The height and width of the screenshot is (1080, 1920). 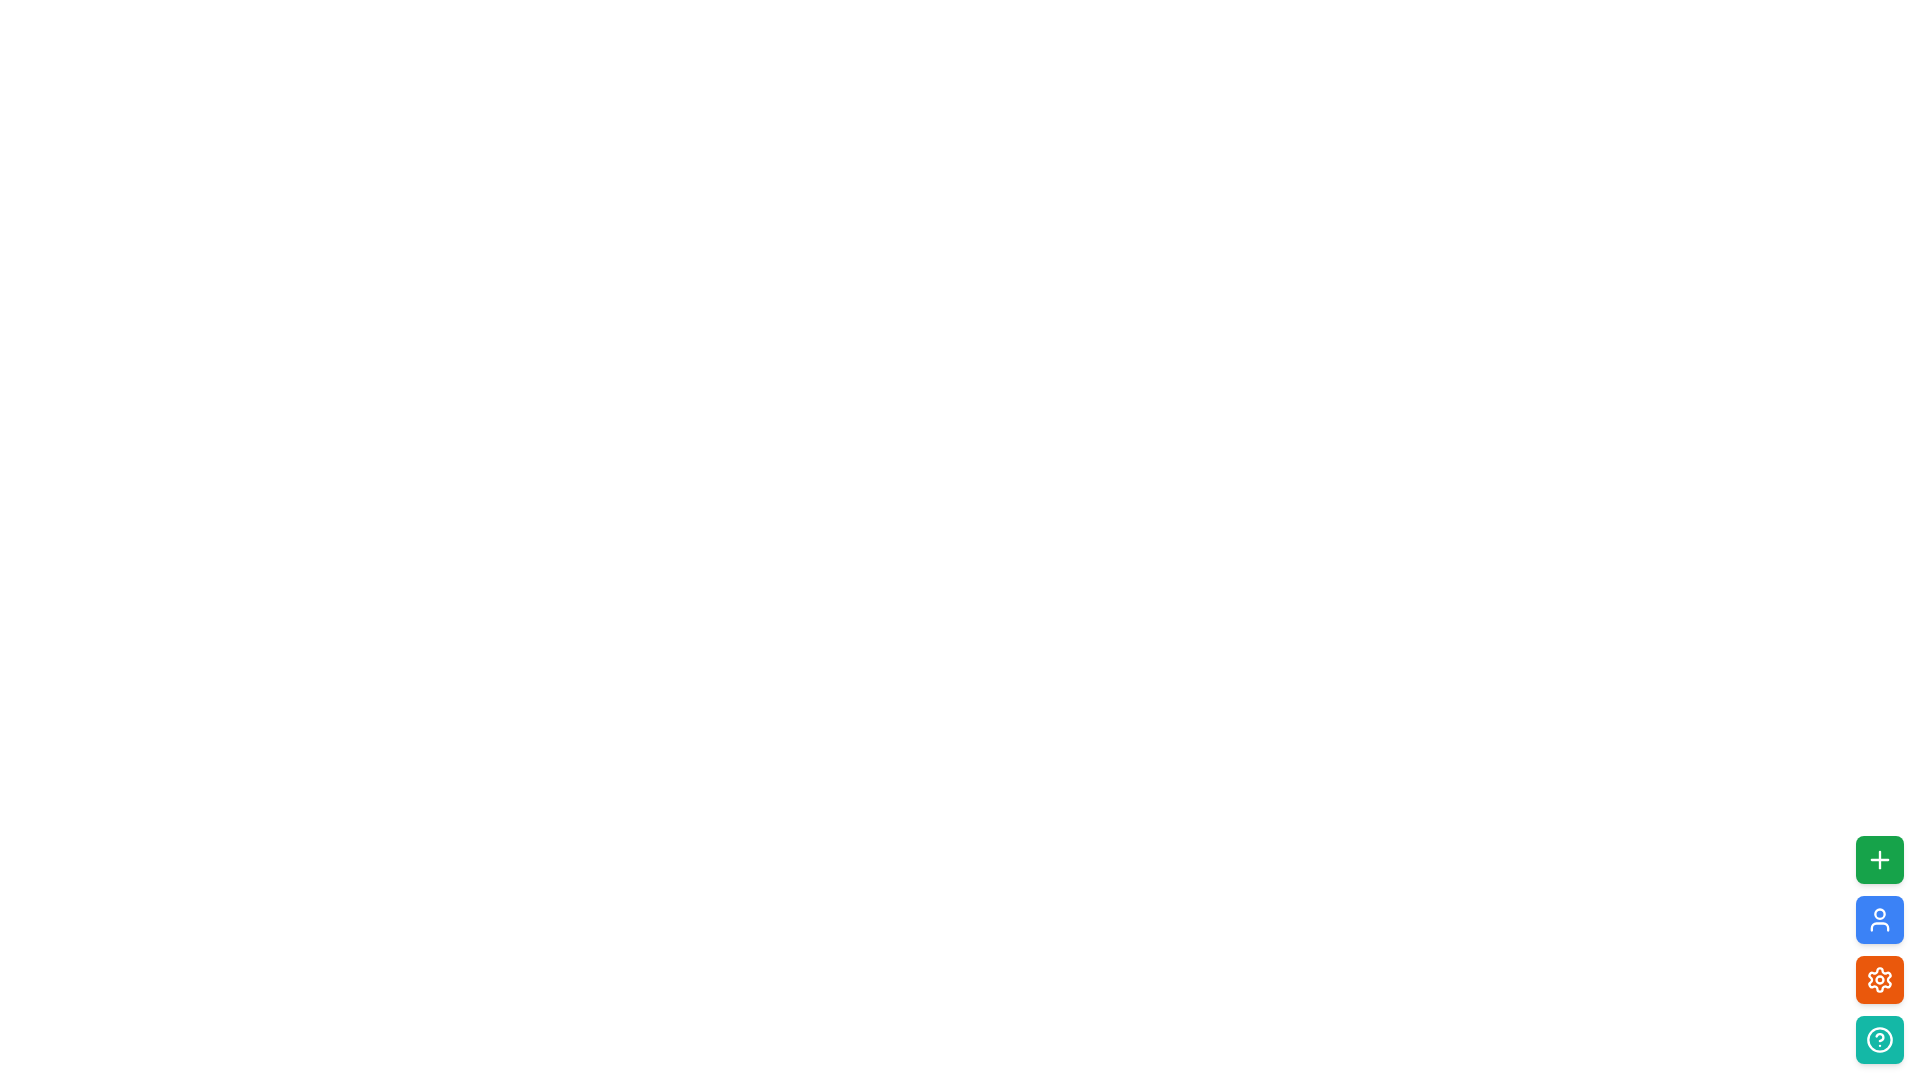 I want to click on the square-shaped button with a soft orange background and a white gear icon, which is the third button in a vertically stacked group of buttons on the right side of the interface, so click(x=1879, y=978).